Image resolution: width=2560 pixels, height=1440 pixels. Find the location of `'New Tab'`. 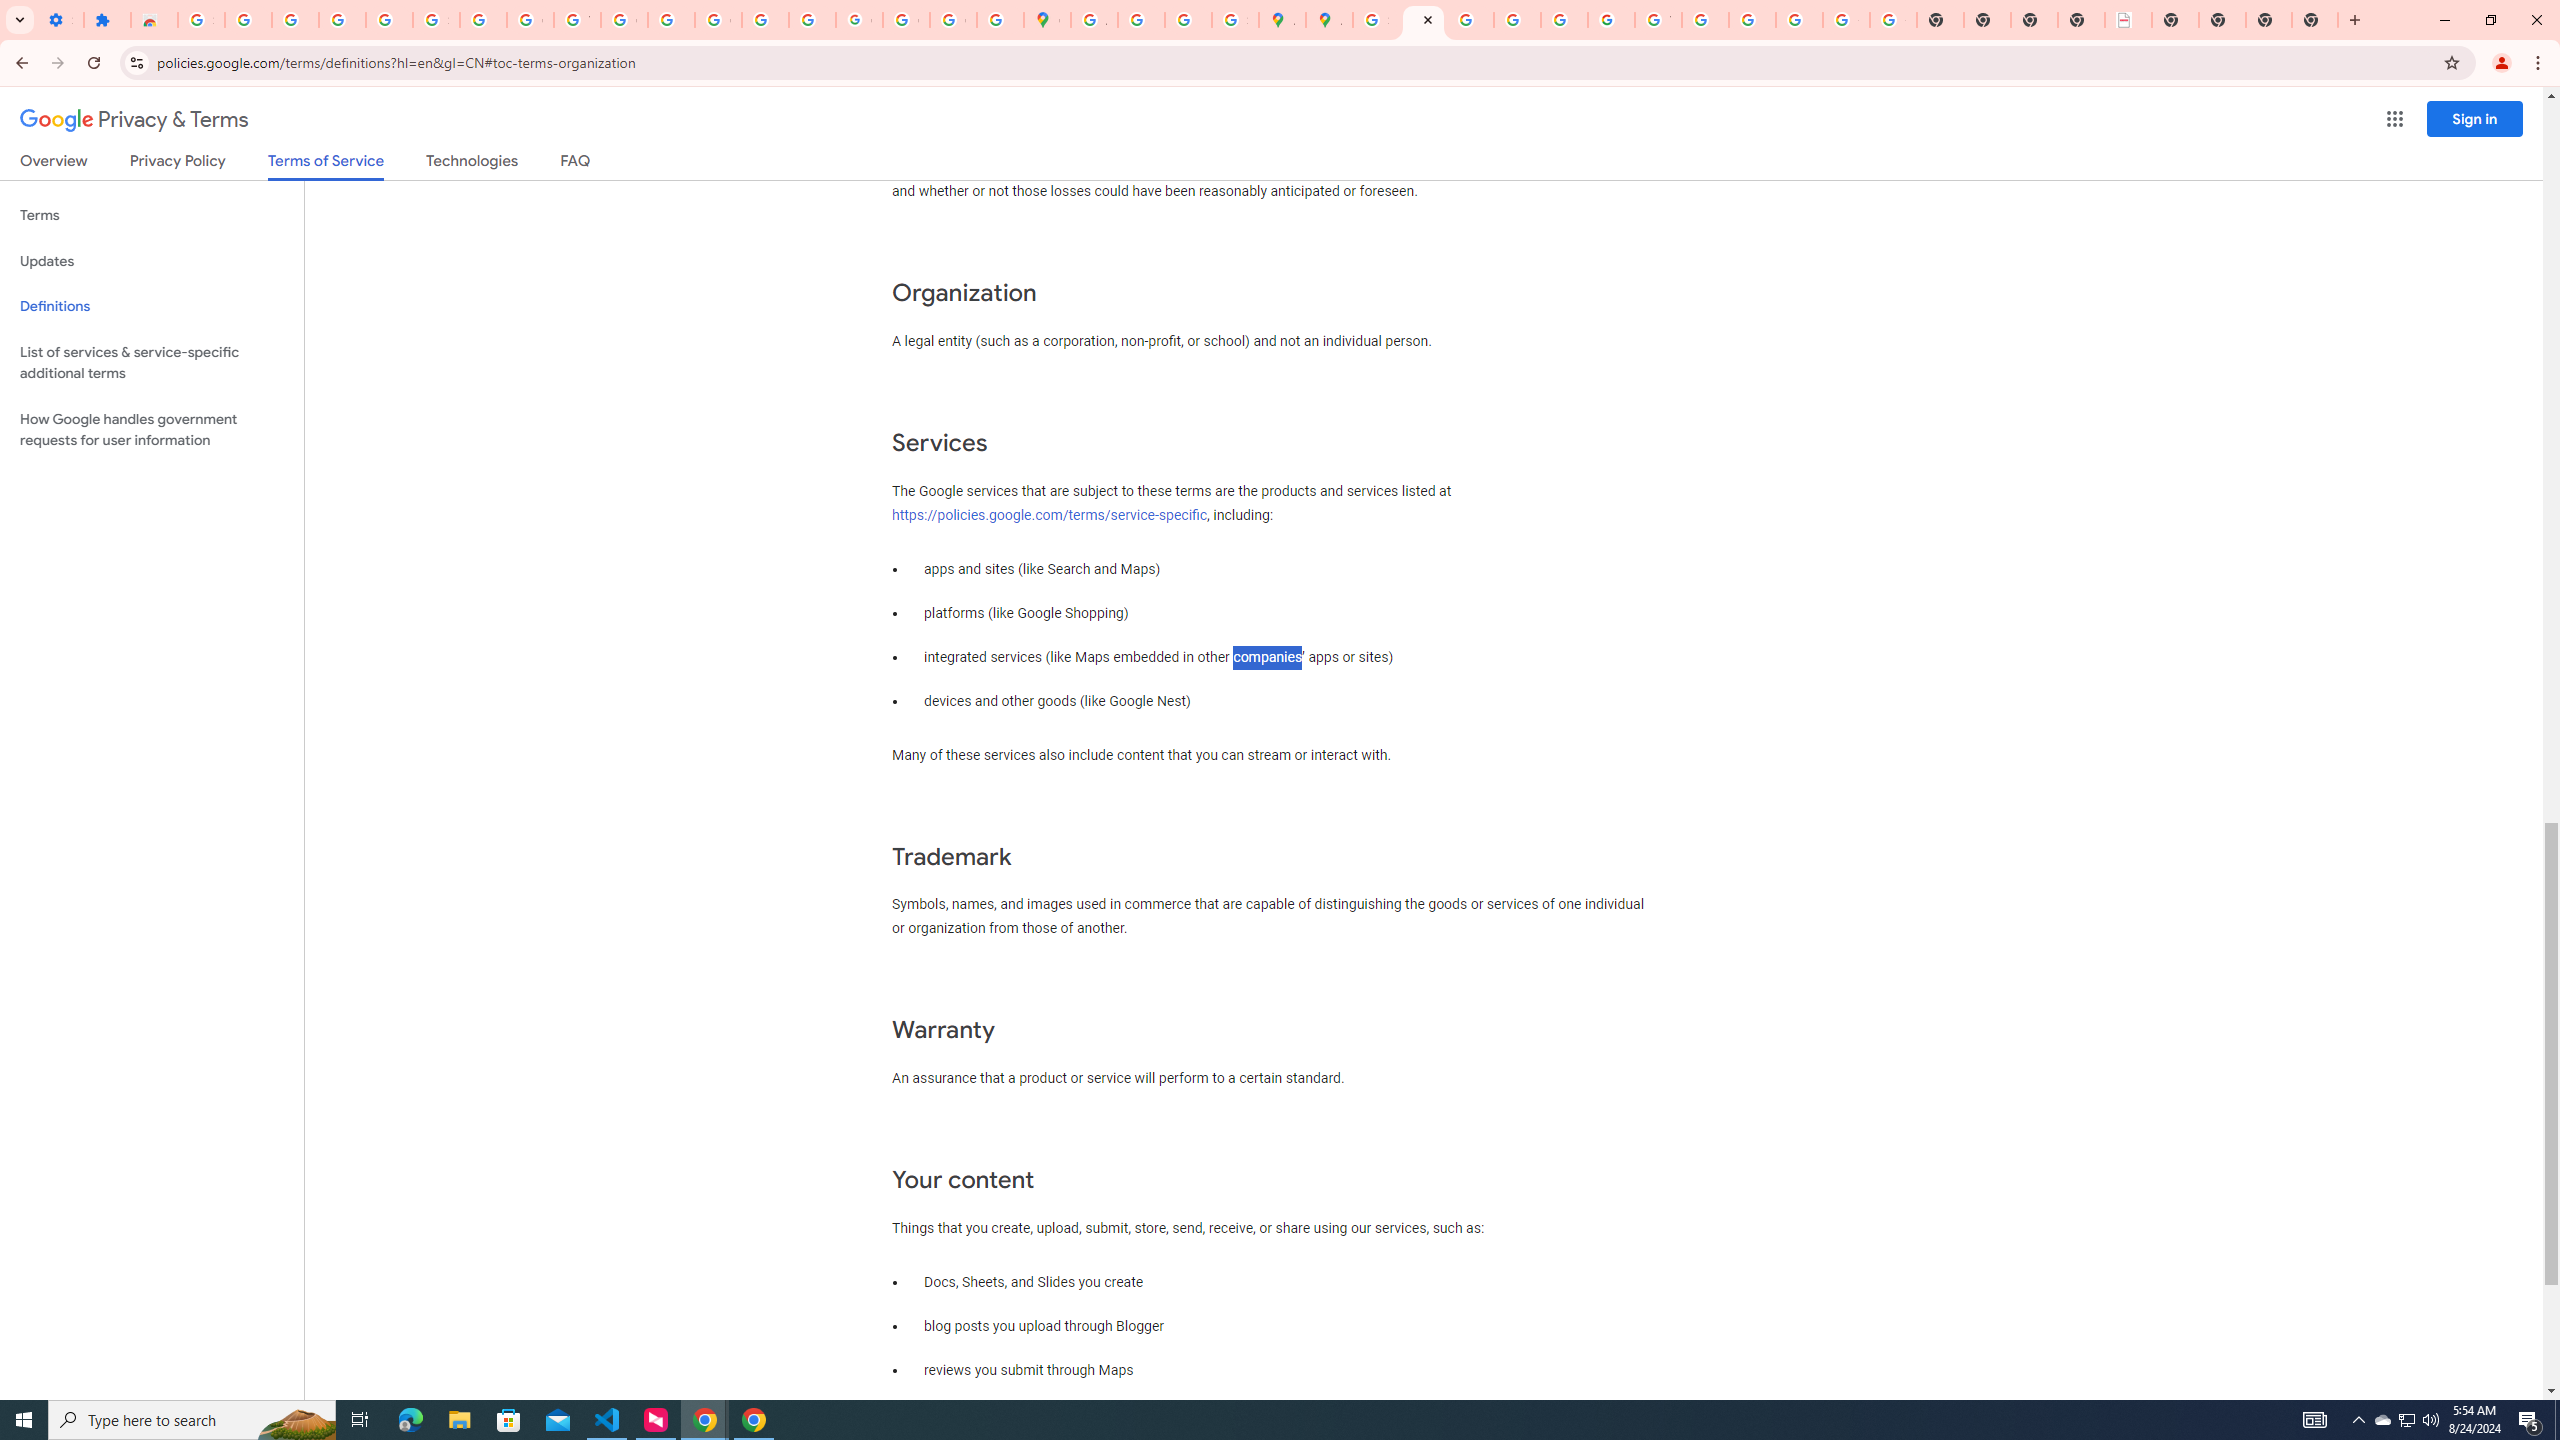

'New Tab' is located at coordinates (2268, 19).